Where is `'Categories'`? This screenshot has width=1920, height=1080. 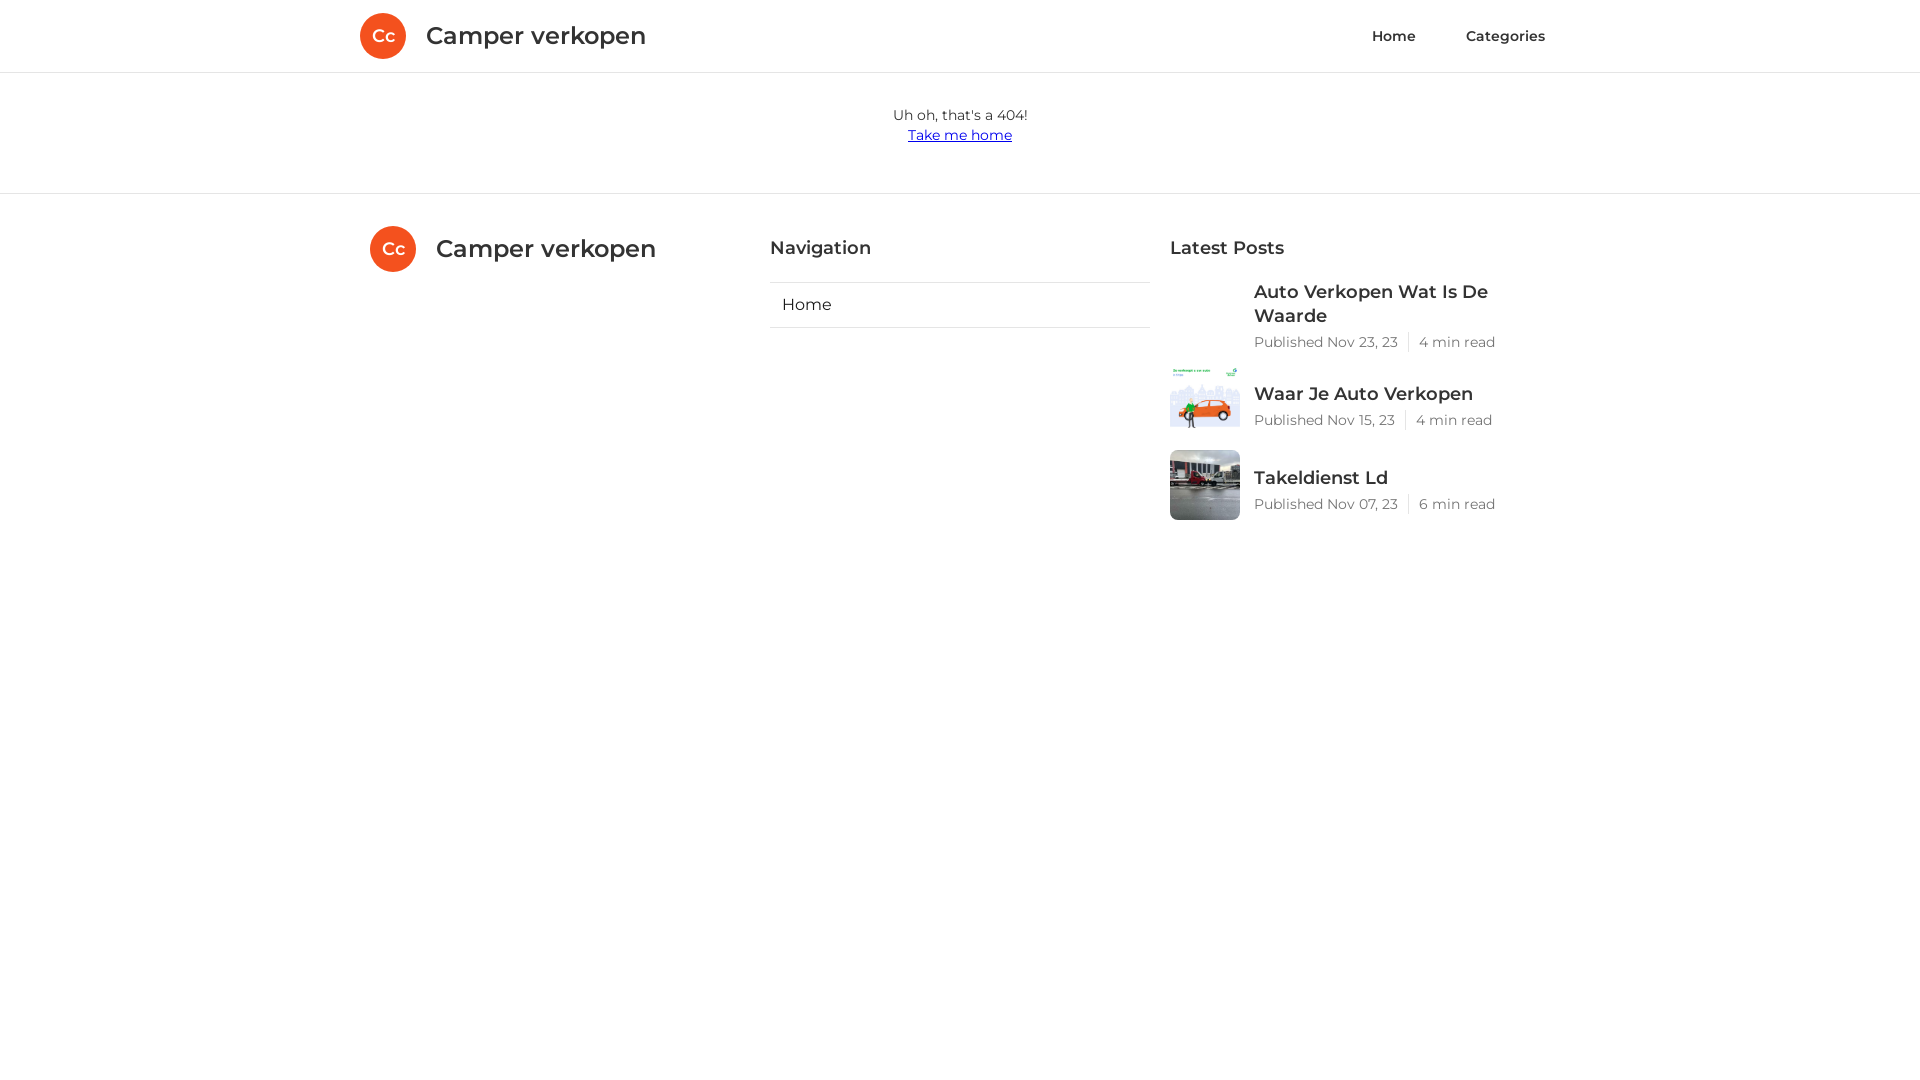 'Categories' is located at coordinates (1505, 35).